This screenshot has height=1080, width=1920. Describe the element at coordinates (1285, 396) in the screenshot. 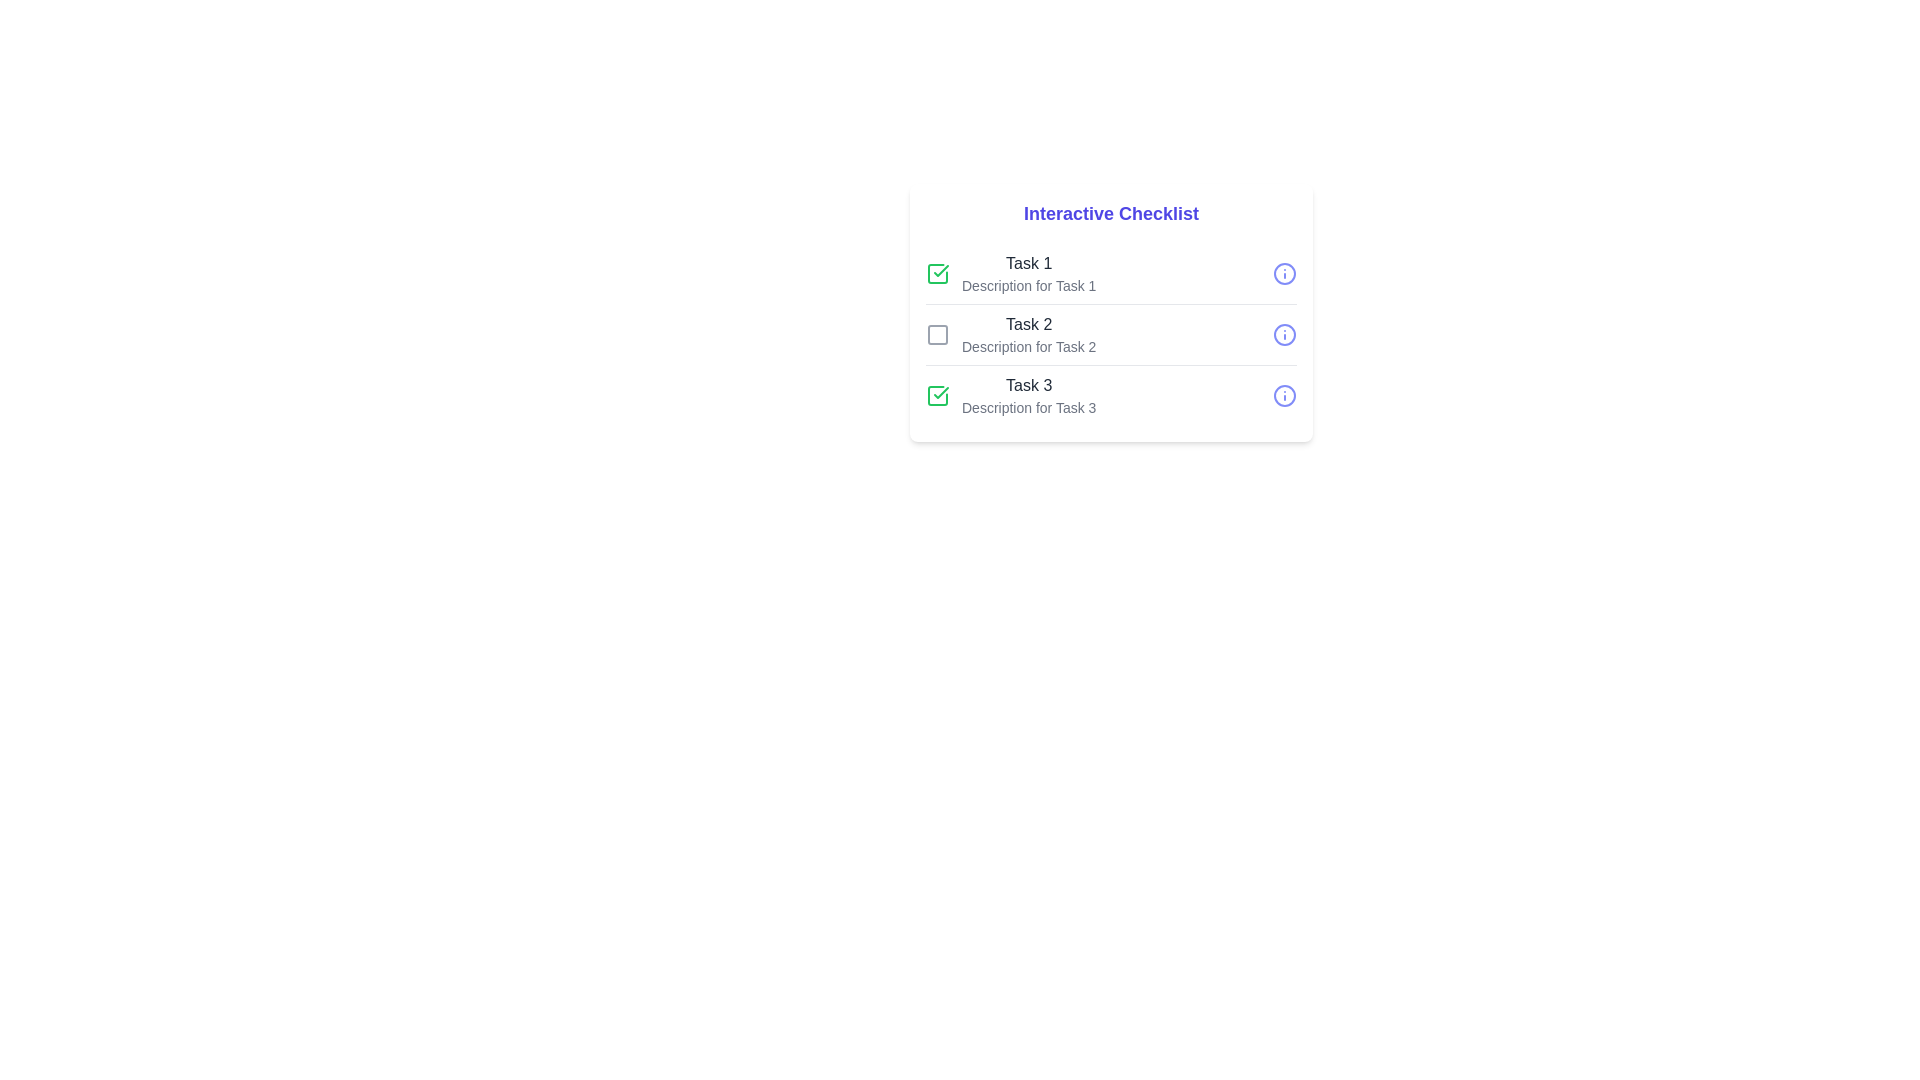

I see `information icon next to Task 3` at that location.